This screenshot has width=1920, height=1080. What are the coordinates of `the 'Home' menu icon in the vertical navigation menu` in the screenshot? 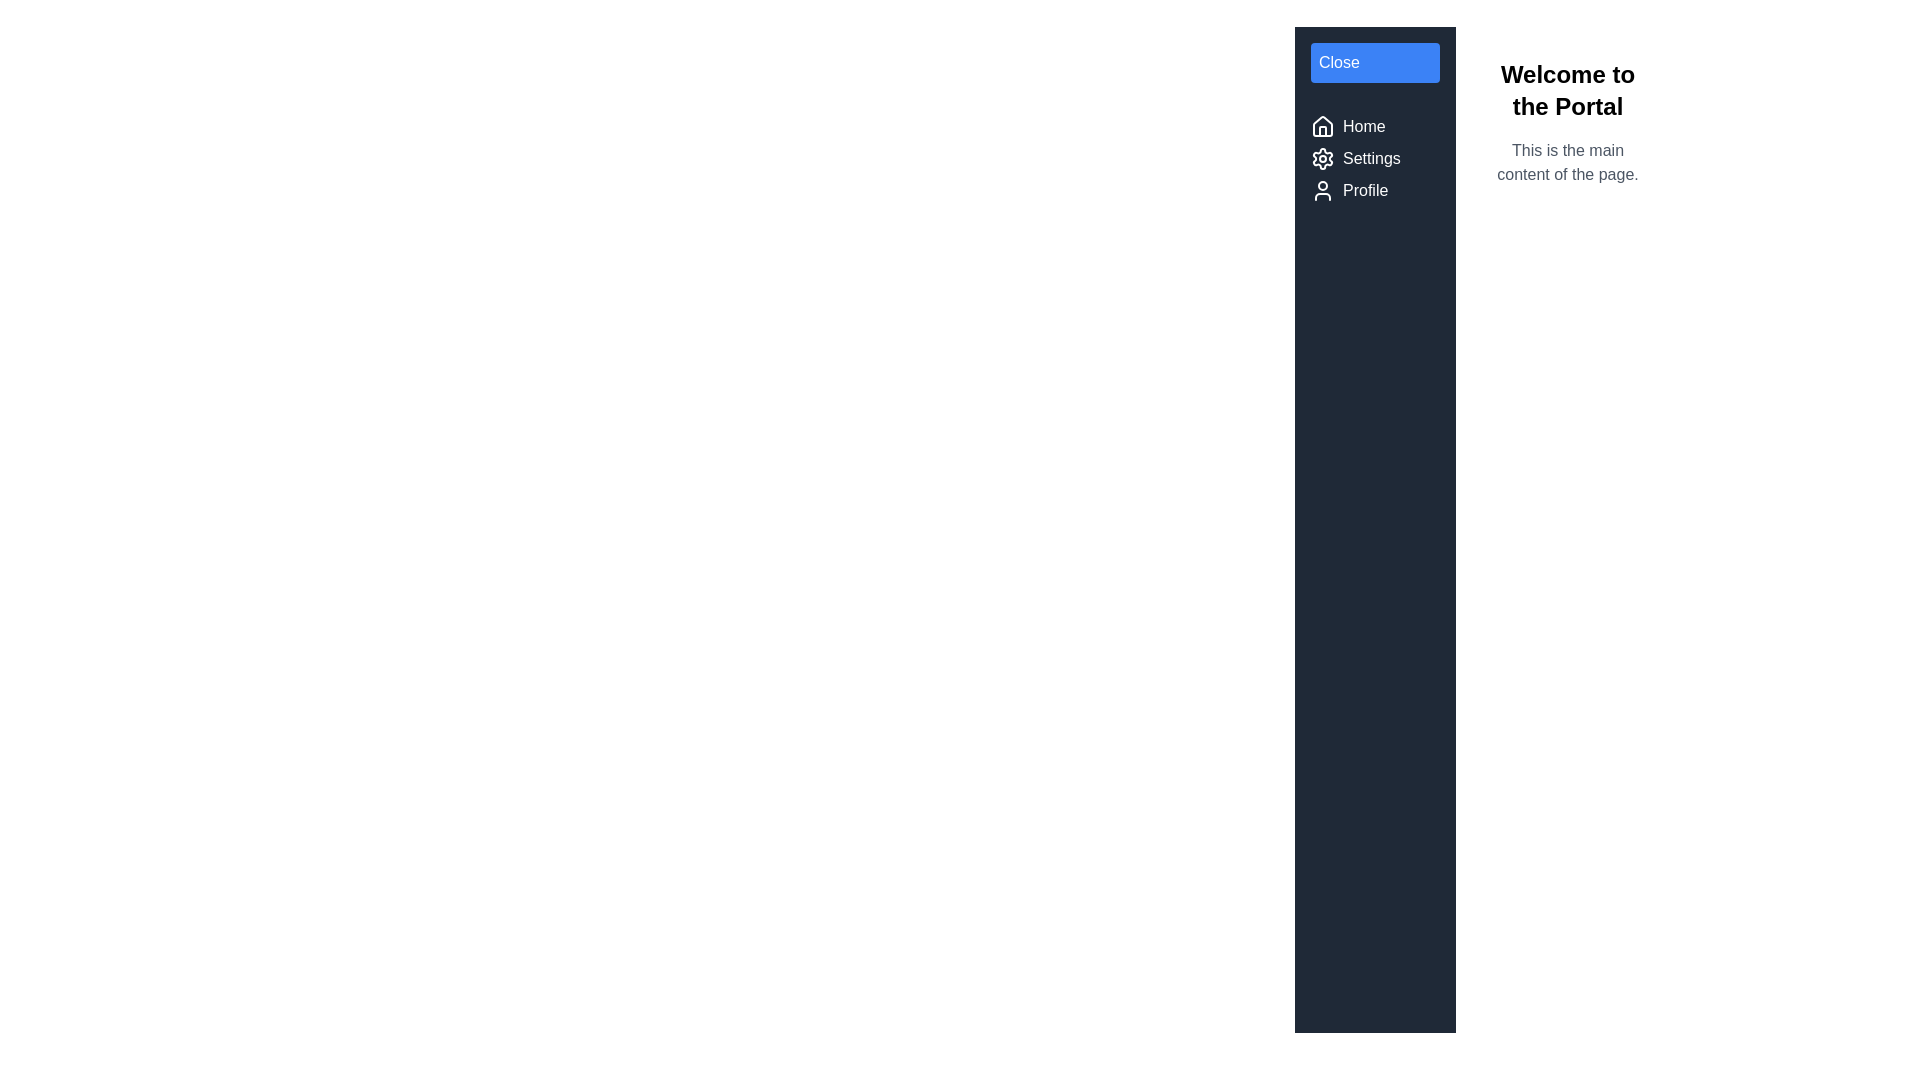 It's located at (1323, 126).